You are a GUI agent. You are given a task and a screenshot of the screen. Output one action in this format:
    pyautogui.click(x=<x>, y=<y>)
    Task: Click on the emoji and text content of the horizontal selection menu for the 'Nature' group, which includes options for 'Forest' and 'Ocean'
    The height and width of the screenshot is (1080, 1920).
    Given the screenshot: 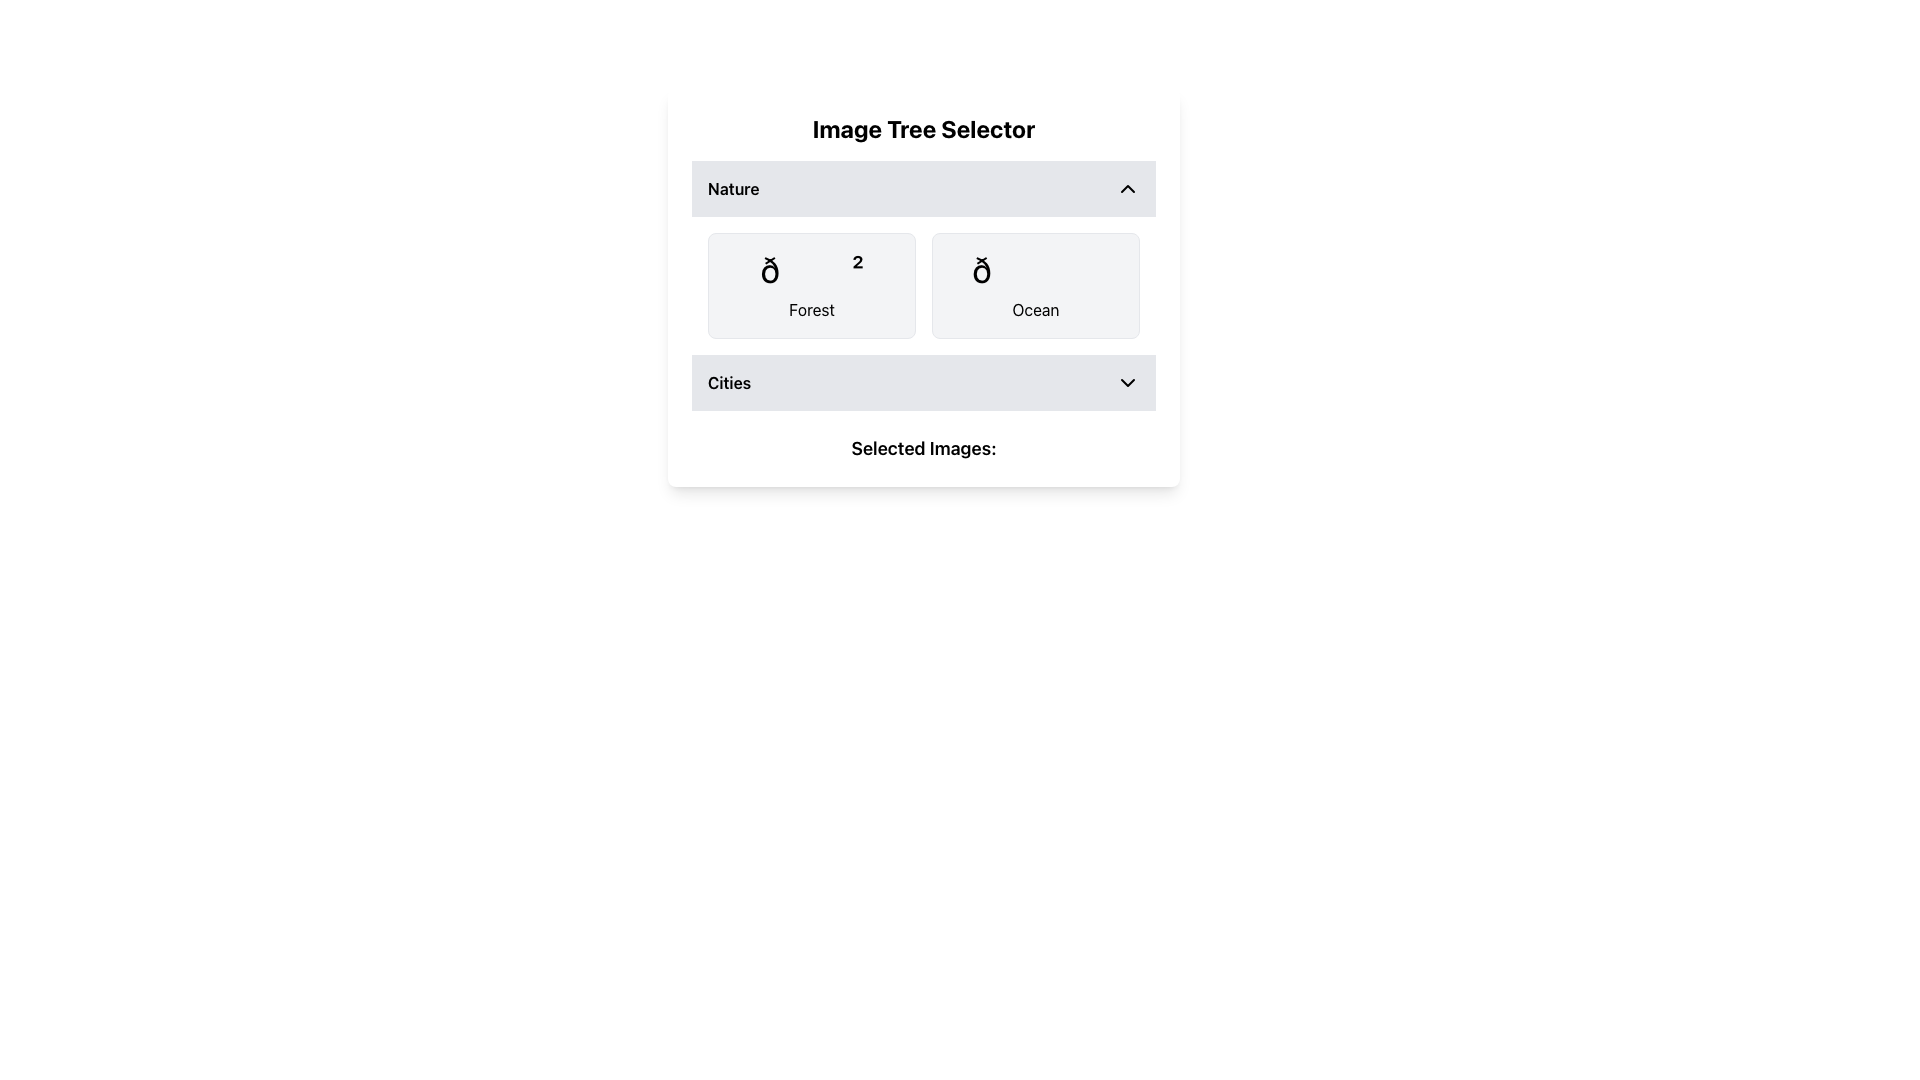 What is the action you would take?
    pyautogui.click(x=923, y=285)
    